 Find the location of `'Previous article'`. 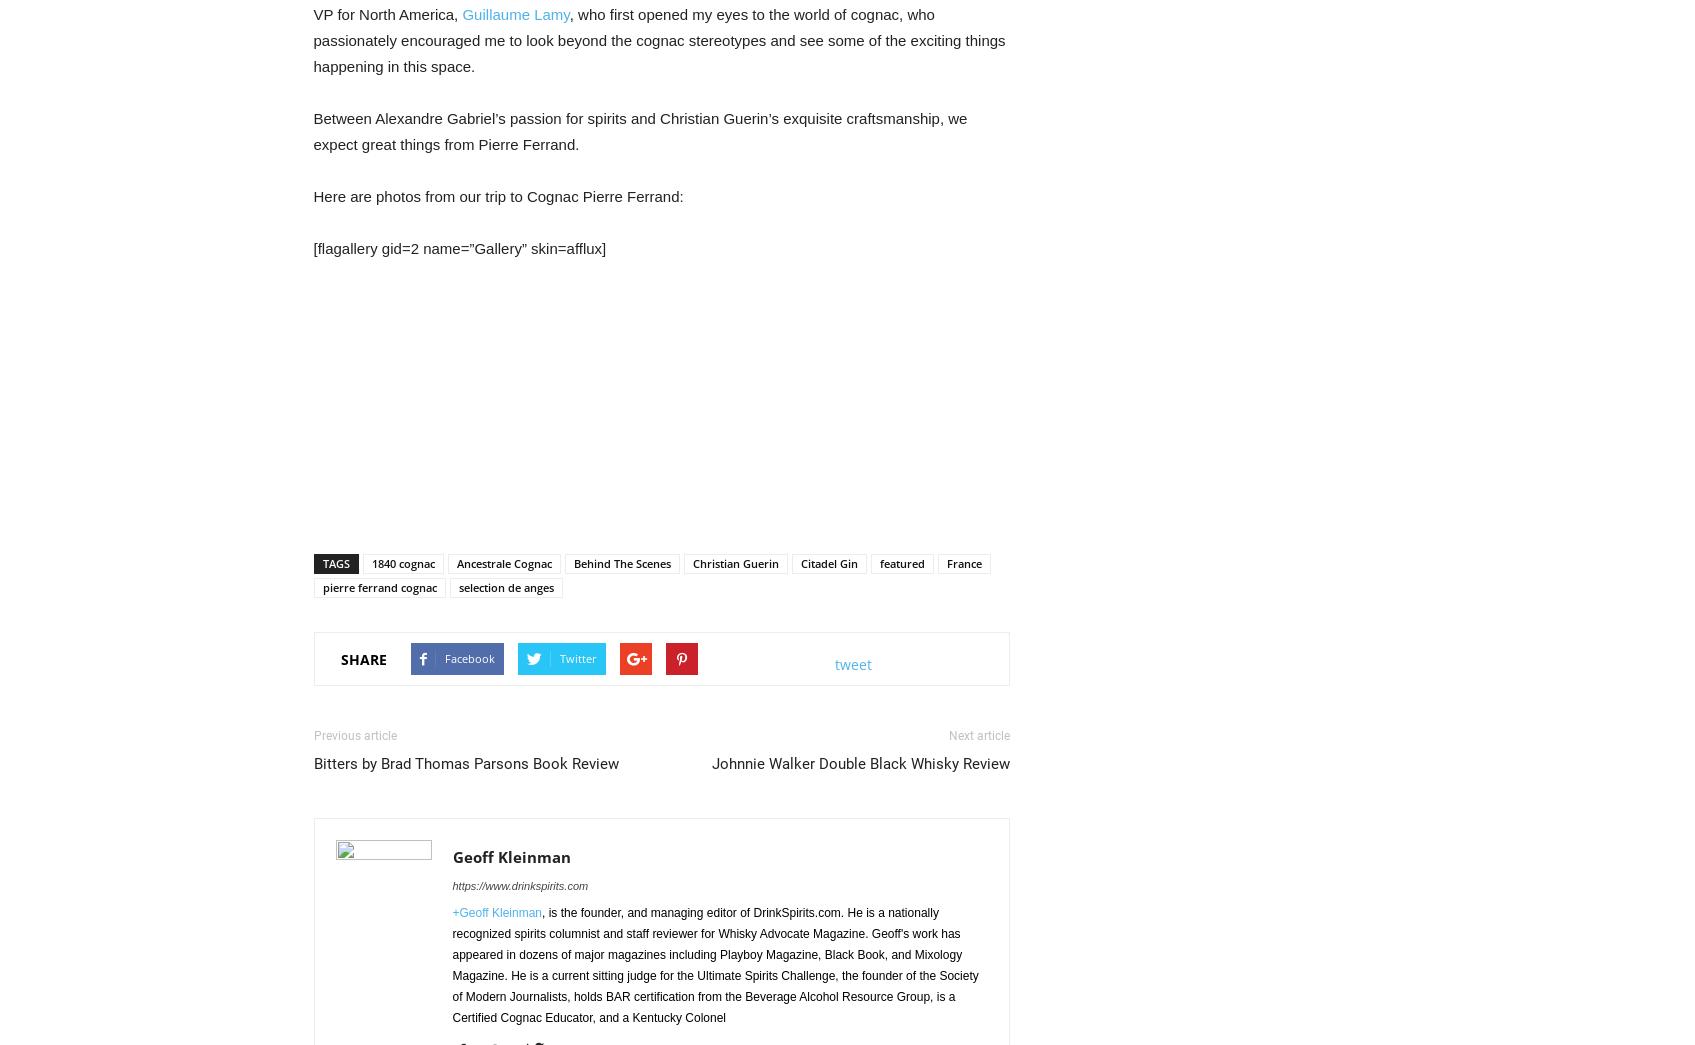

'Previous article' is located at coordinates (353, 734).